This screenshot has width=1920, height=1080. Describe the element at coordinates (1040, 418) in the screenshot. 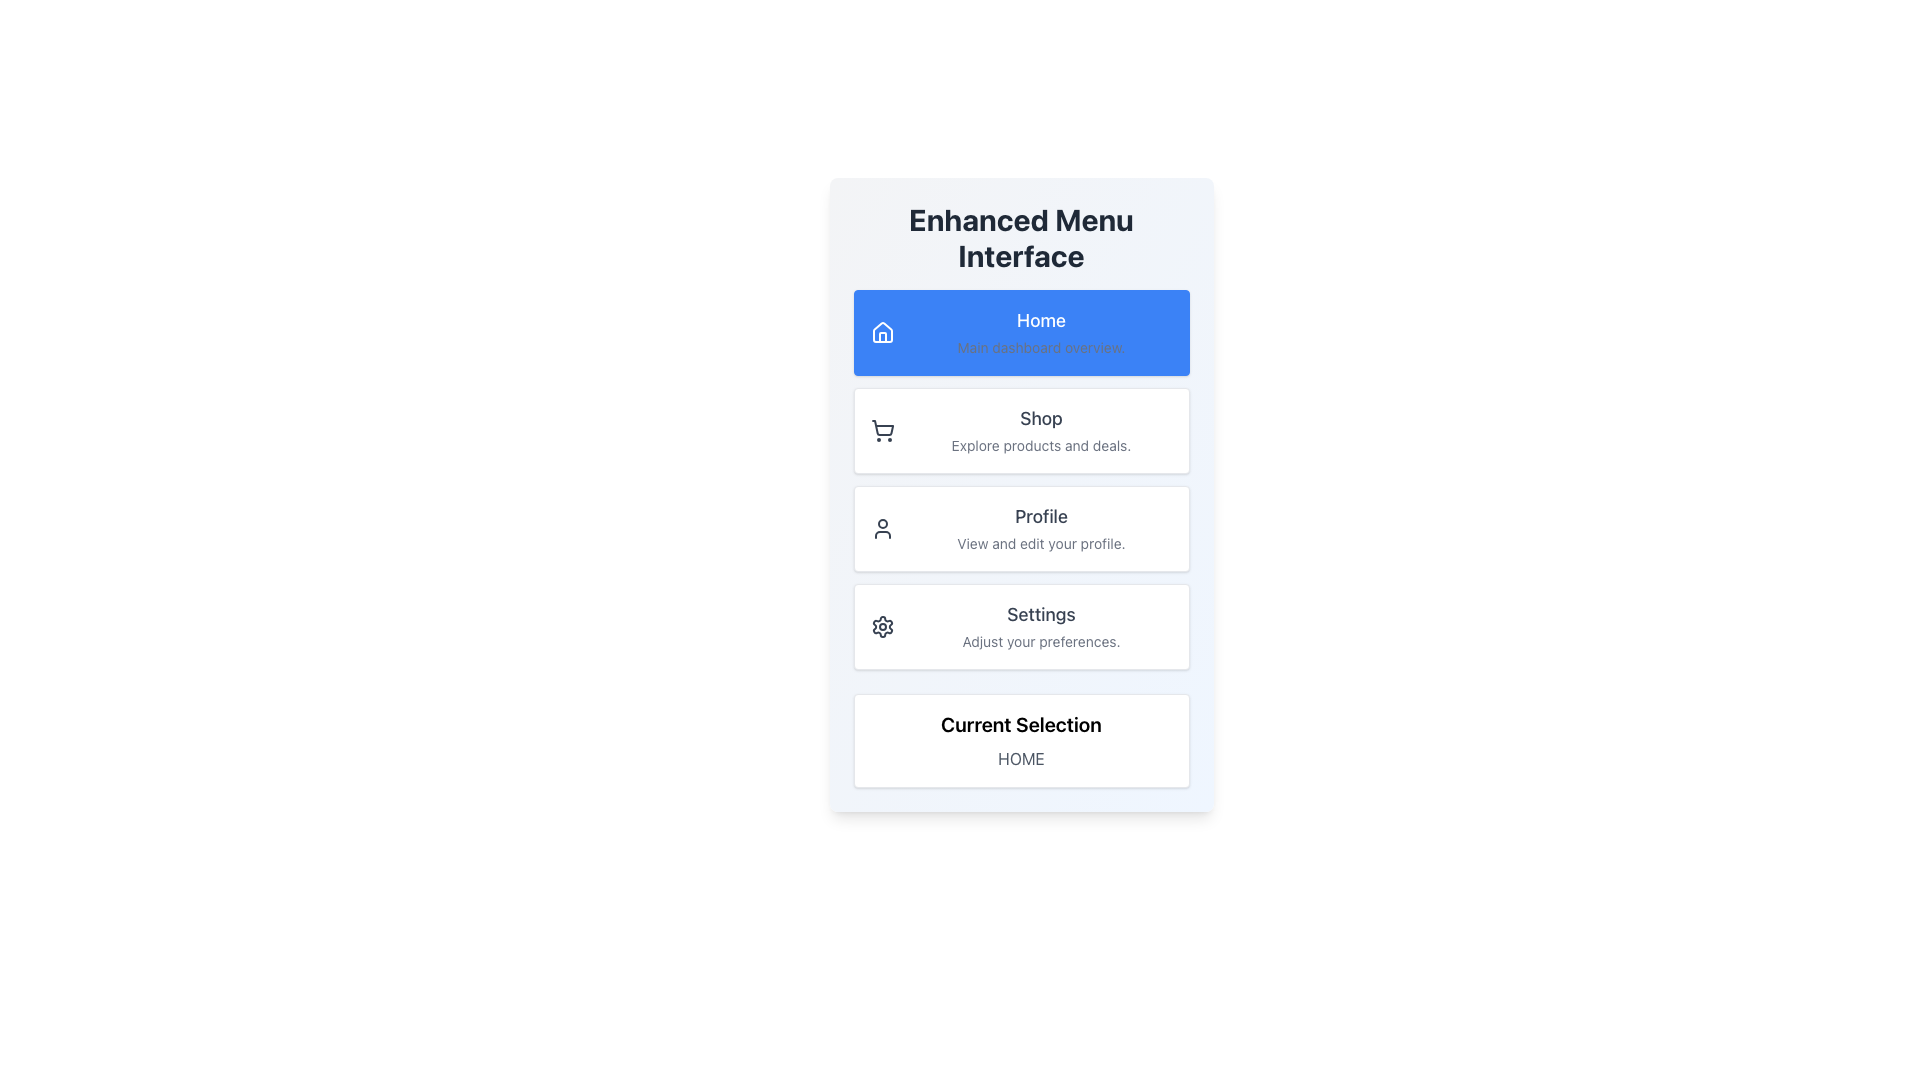

I see `the text label that displays 'Shop' in a bold, large font, which is located in the second section of the menu list` at that location.